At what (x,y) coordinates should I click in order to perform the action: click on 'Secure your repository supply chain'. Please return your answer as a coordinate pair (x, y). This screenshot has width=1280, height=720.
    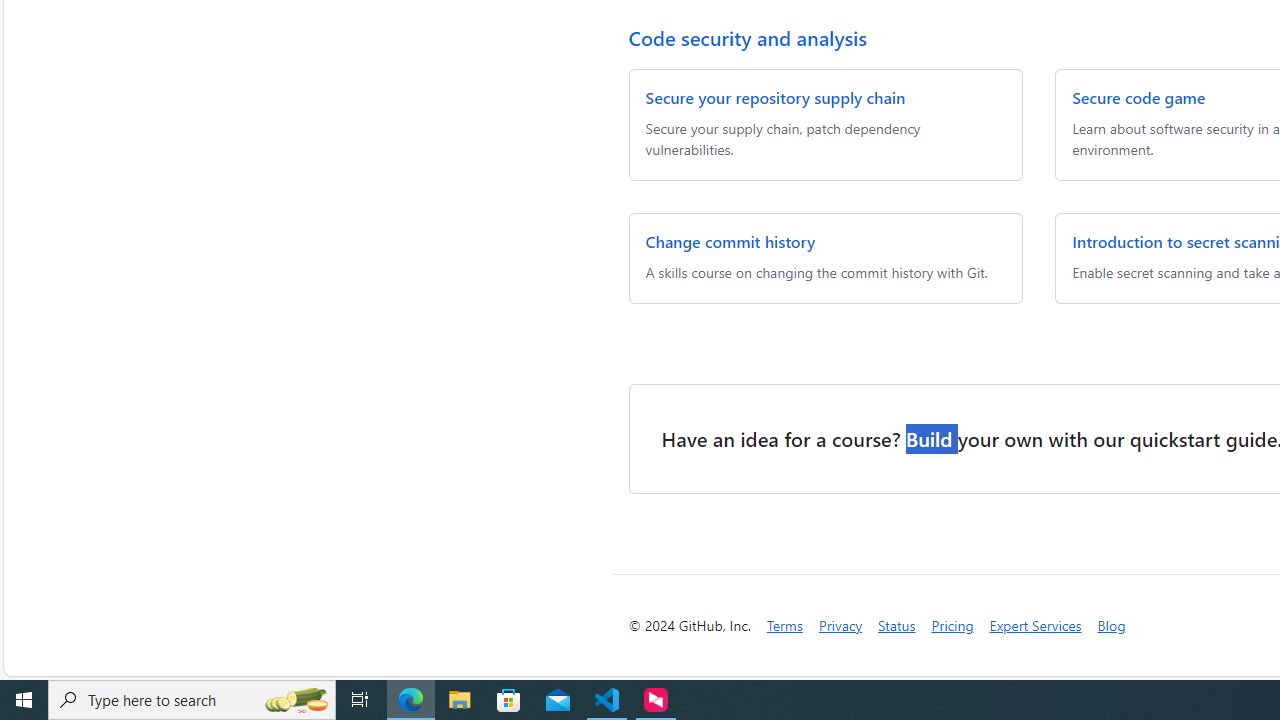
    Looking at the image, I should click on (774, 97).